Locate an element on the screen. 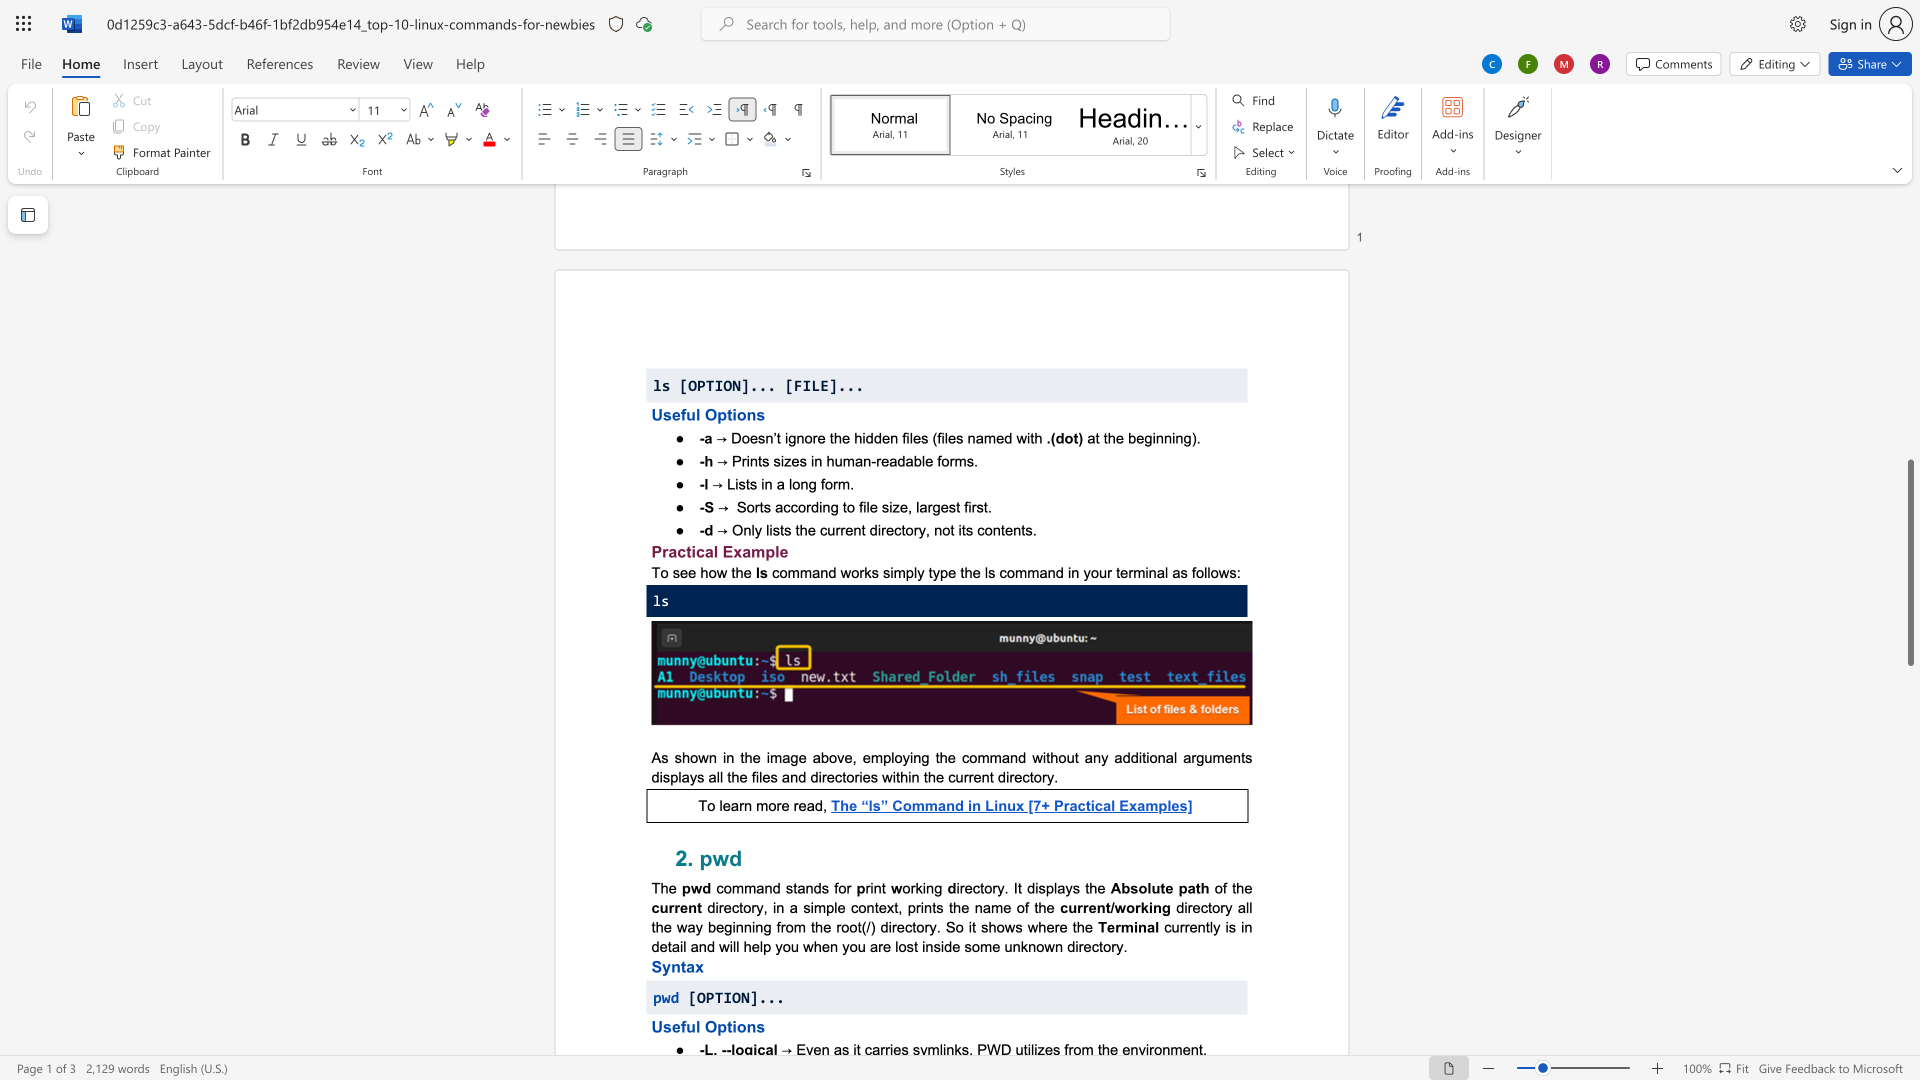  the scrollbar to move the view up is located at coordinates (1909, 209).